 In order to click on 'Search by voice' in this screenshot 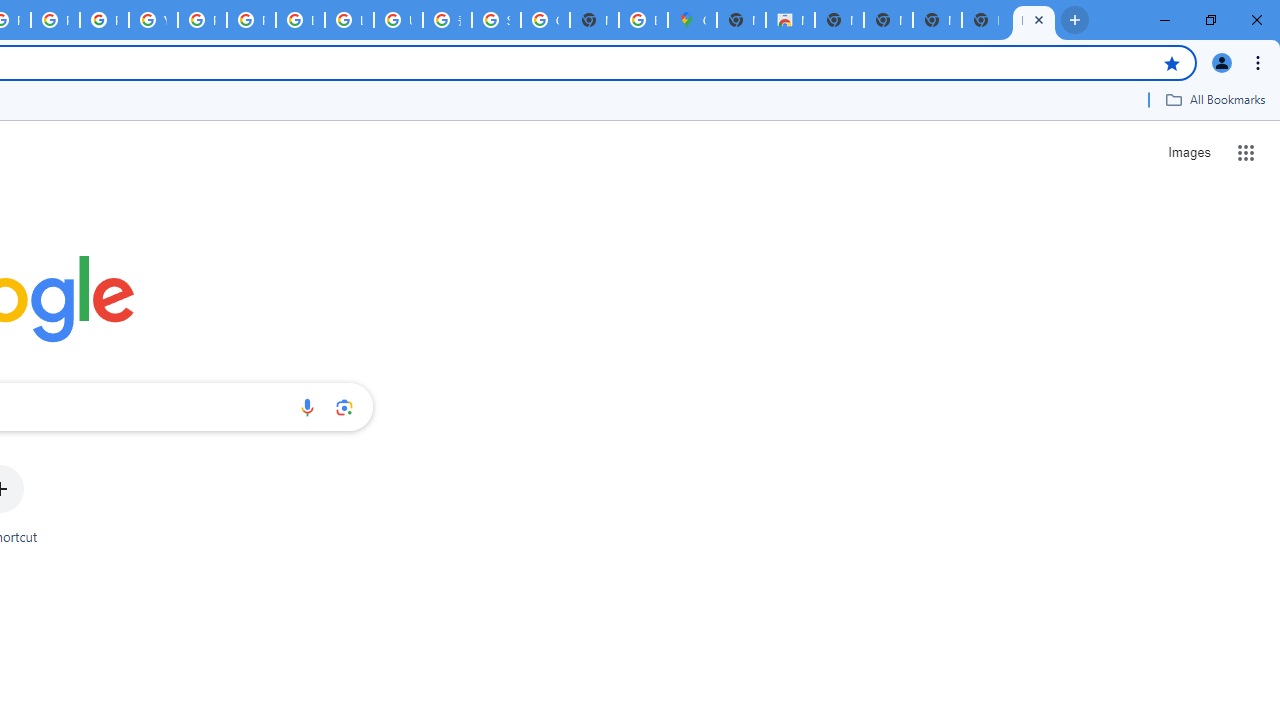, I will do `click(306, 406)`.